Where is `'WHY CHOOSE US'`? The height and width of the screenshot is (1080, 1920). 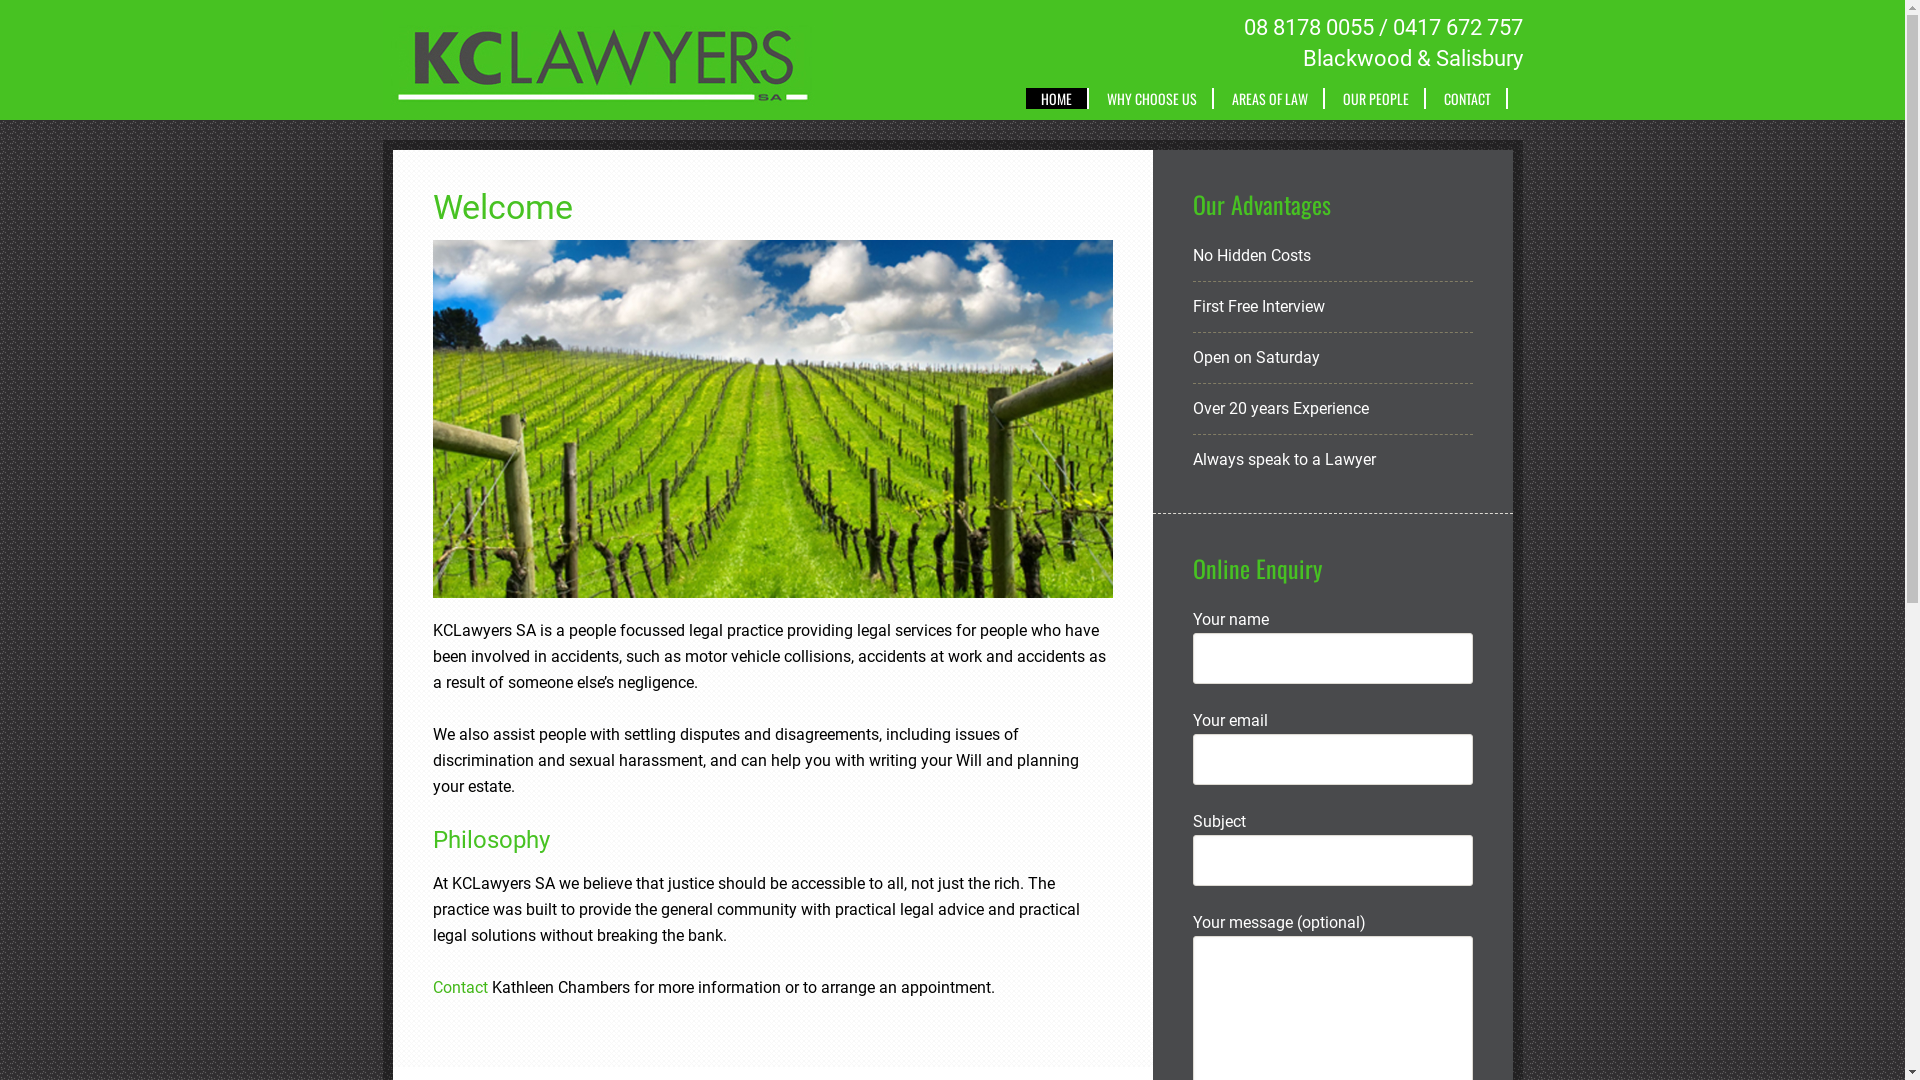
'WHY CHOOSE US' is located at coordinates (1152, 98).